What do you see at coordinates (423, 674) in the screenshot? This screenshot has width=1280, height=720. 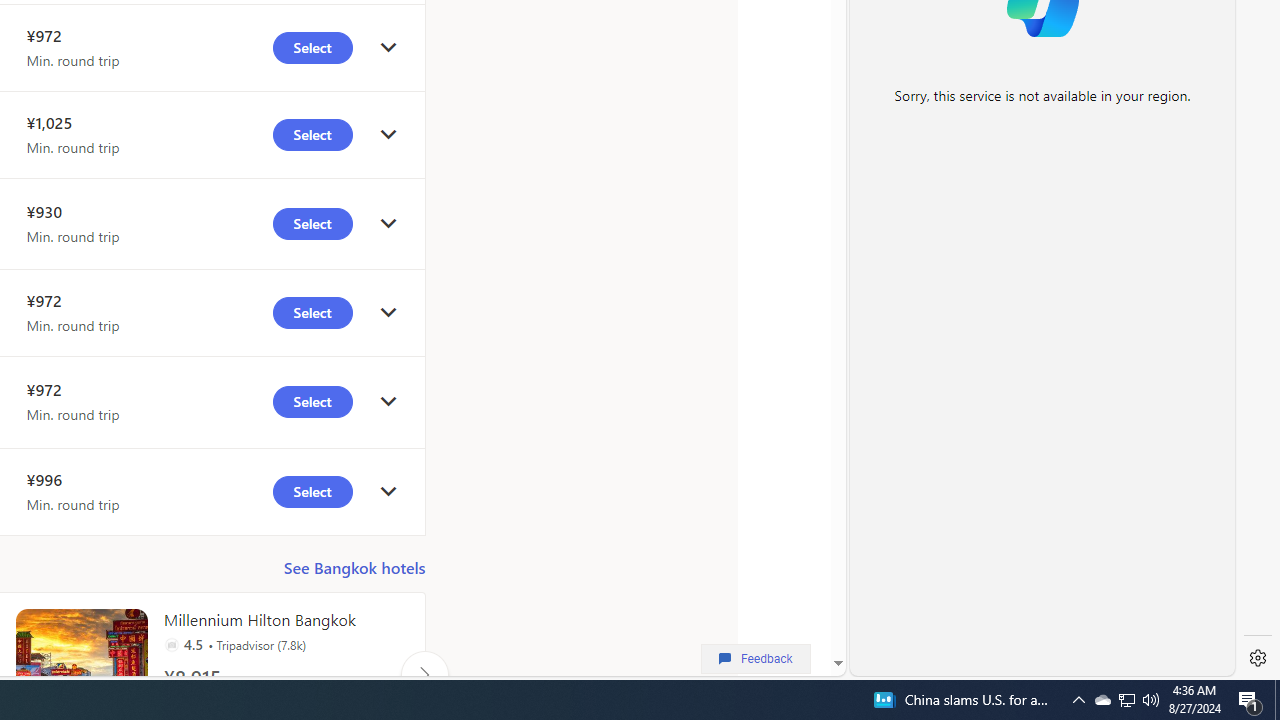 I see `'Click to scroll right'` at bounding box center [423, 674].